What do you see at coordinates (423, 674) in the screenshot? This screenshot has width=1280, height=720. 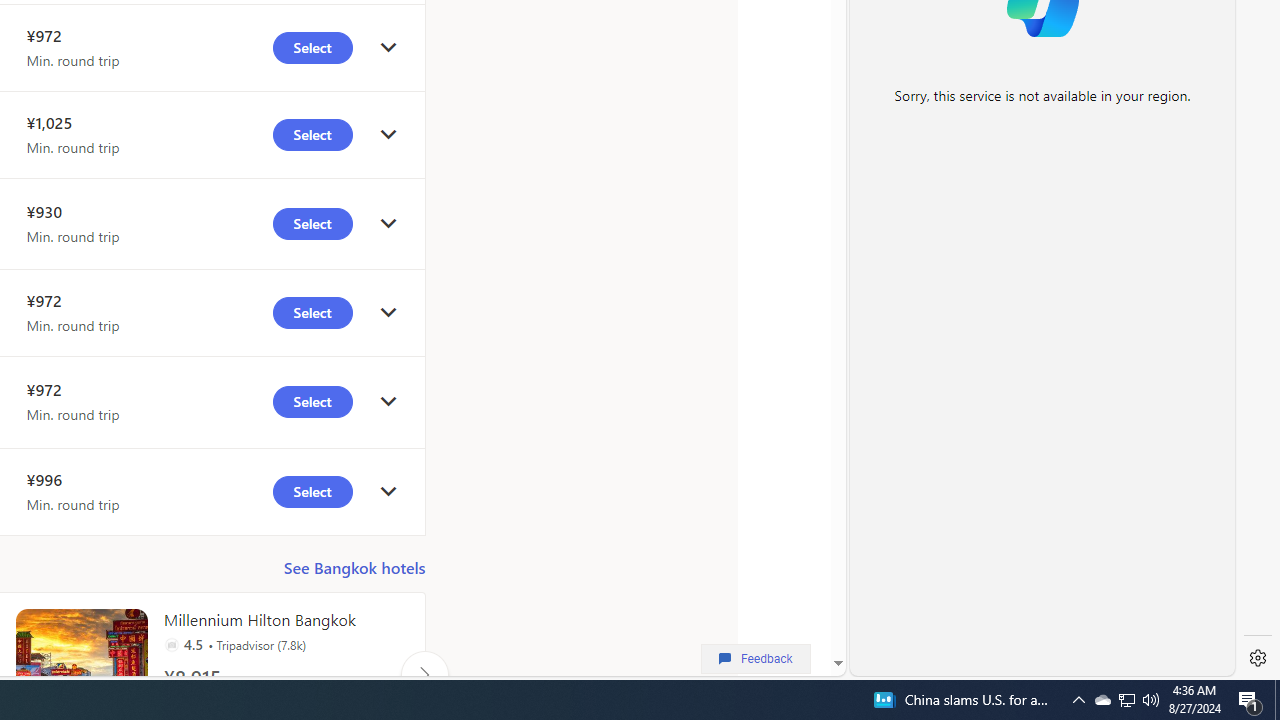 I see `'Click to scroll right'` at bounding box center [423, 674].